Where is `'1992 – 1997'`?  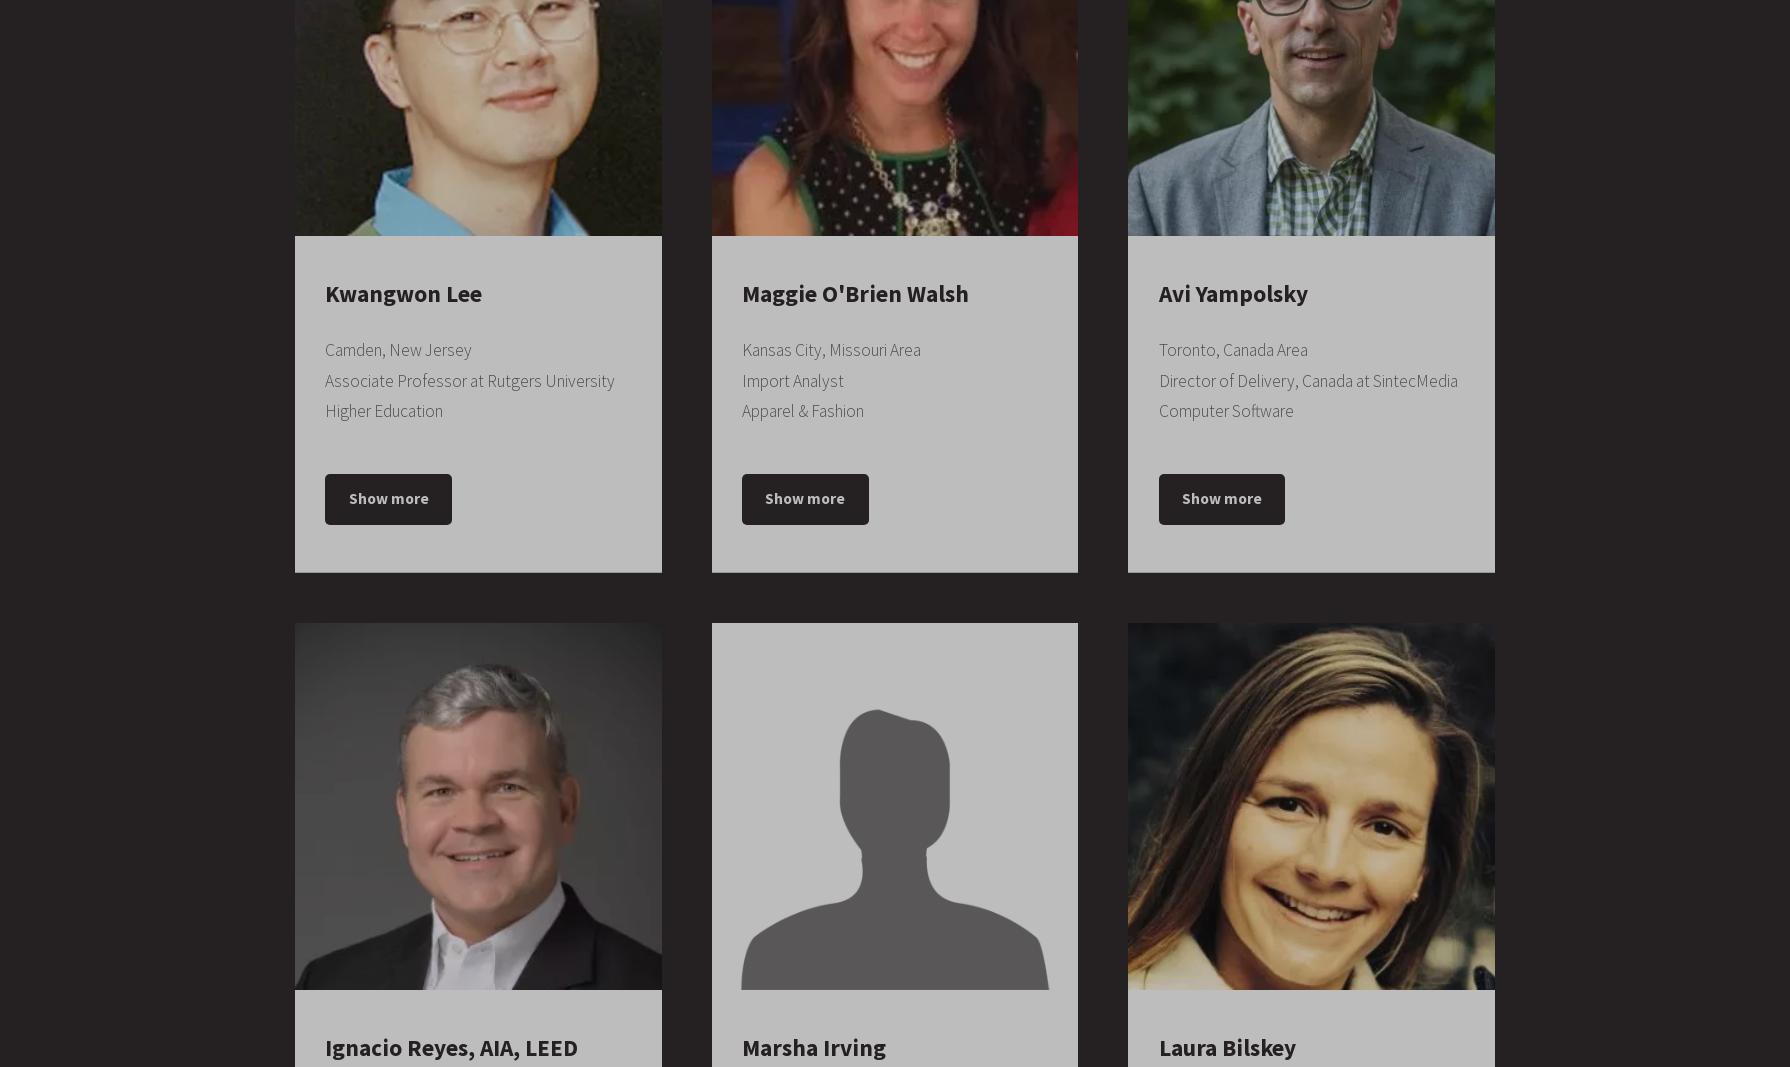 '1992 – 1997' is located at coordinates (520, 713).